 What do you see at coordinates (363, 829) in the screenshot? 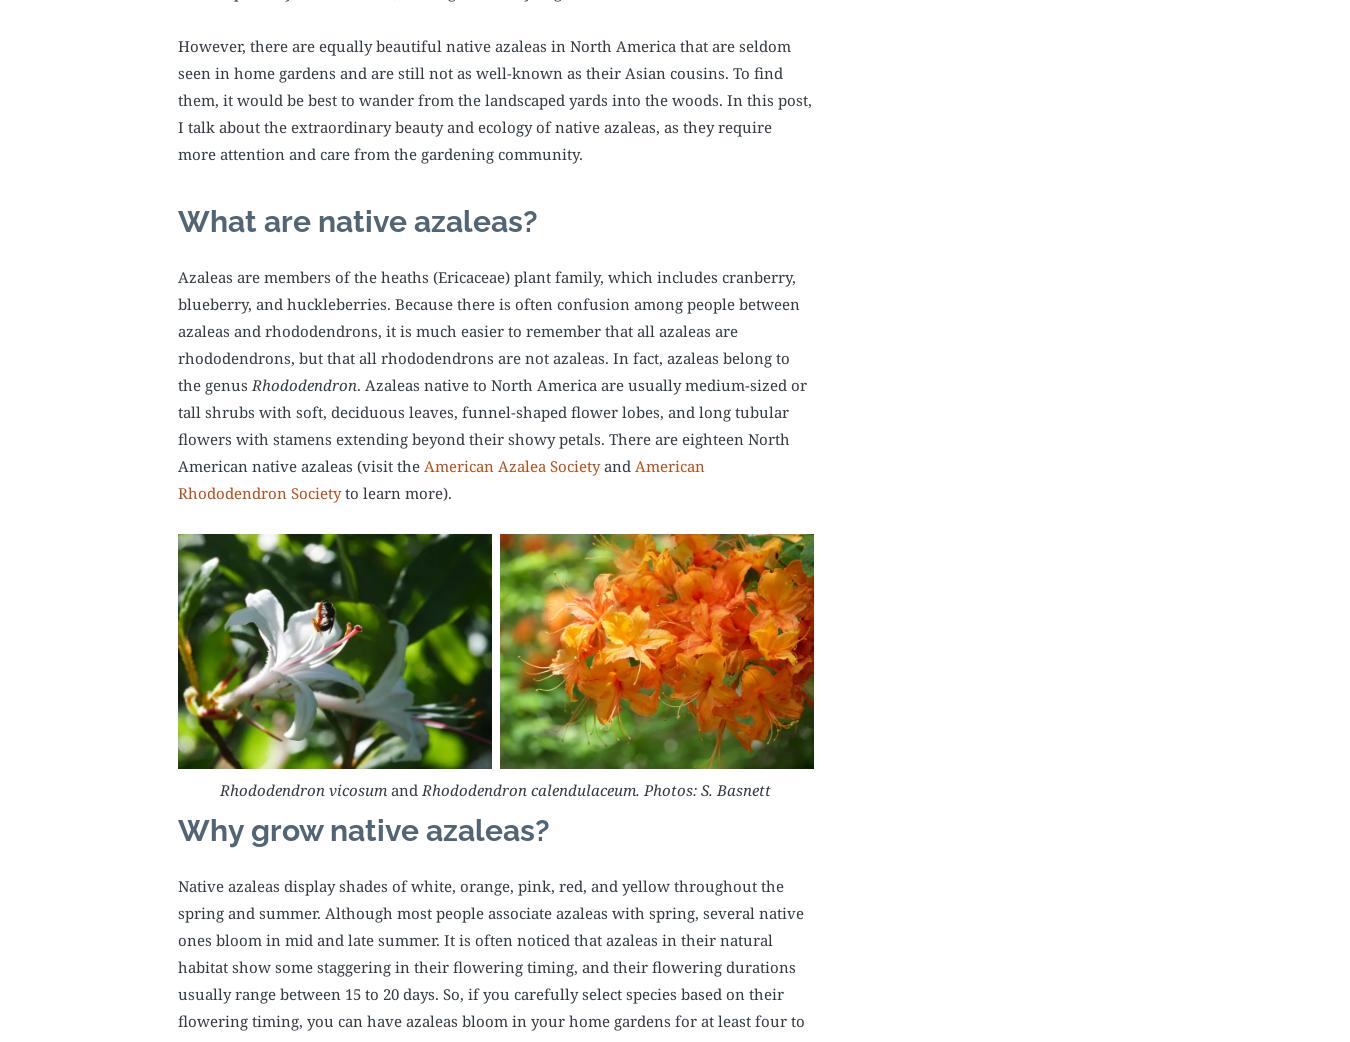
I see `'Why grow native azaleas?'` at bounding box center [363, 829].